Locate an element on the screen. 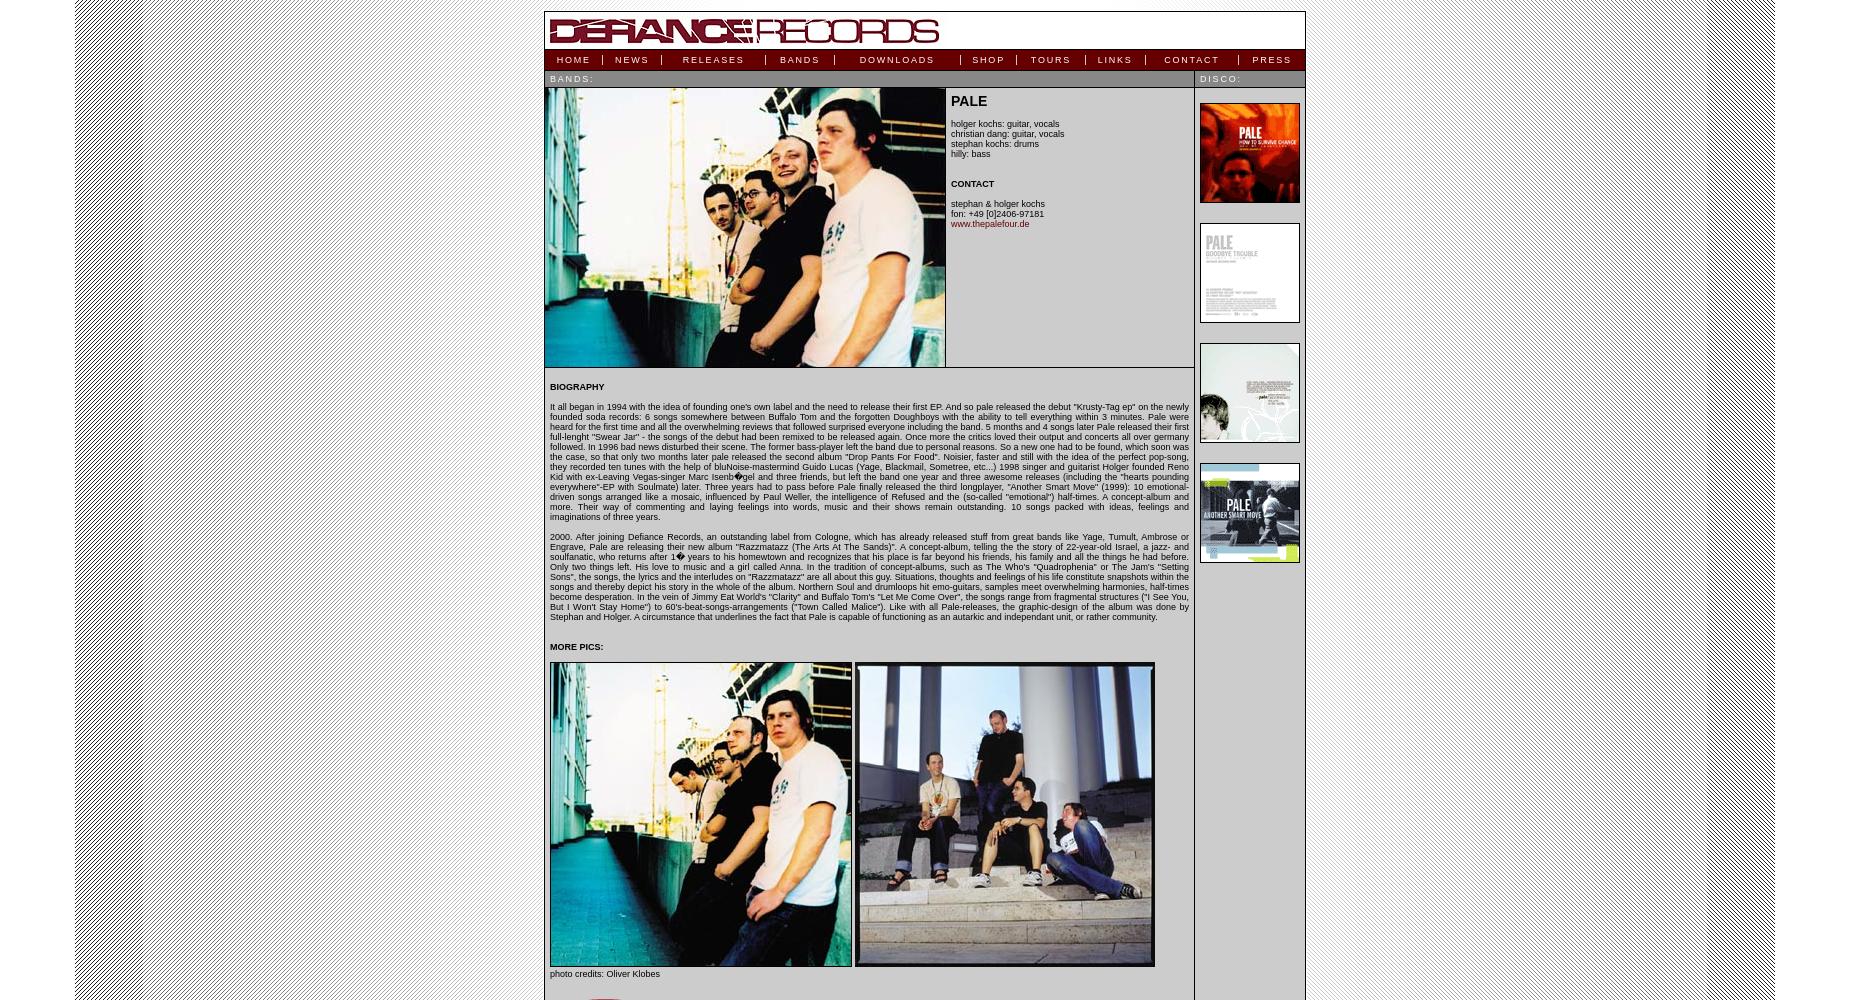  'news' is located at coordinates (631, 60).